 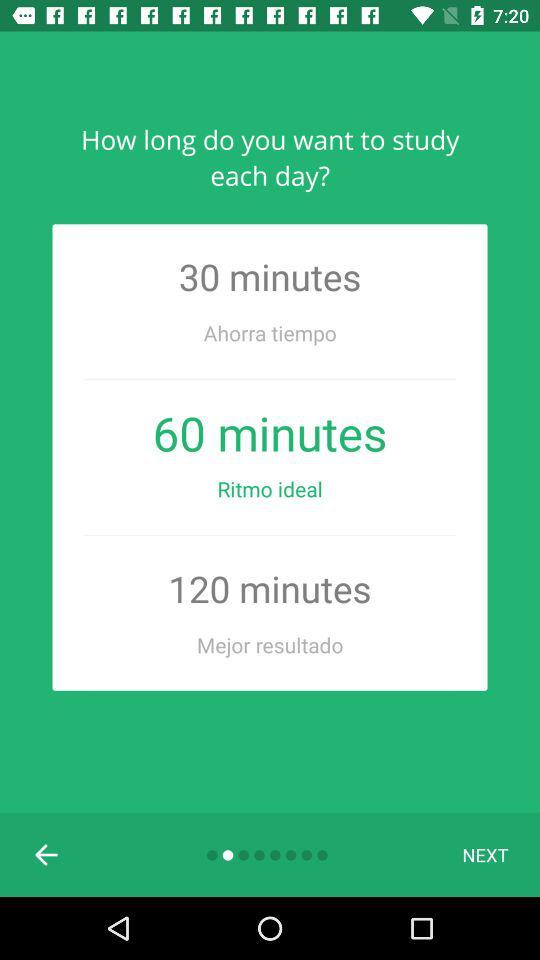 I want to click on the icon below the mejor resultado item, so click(x=484, y=853).